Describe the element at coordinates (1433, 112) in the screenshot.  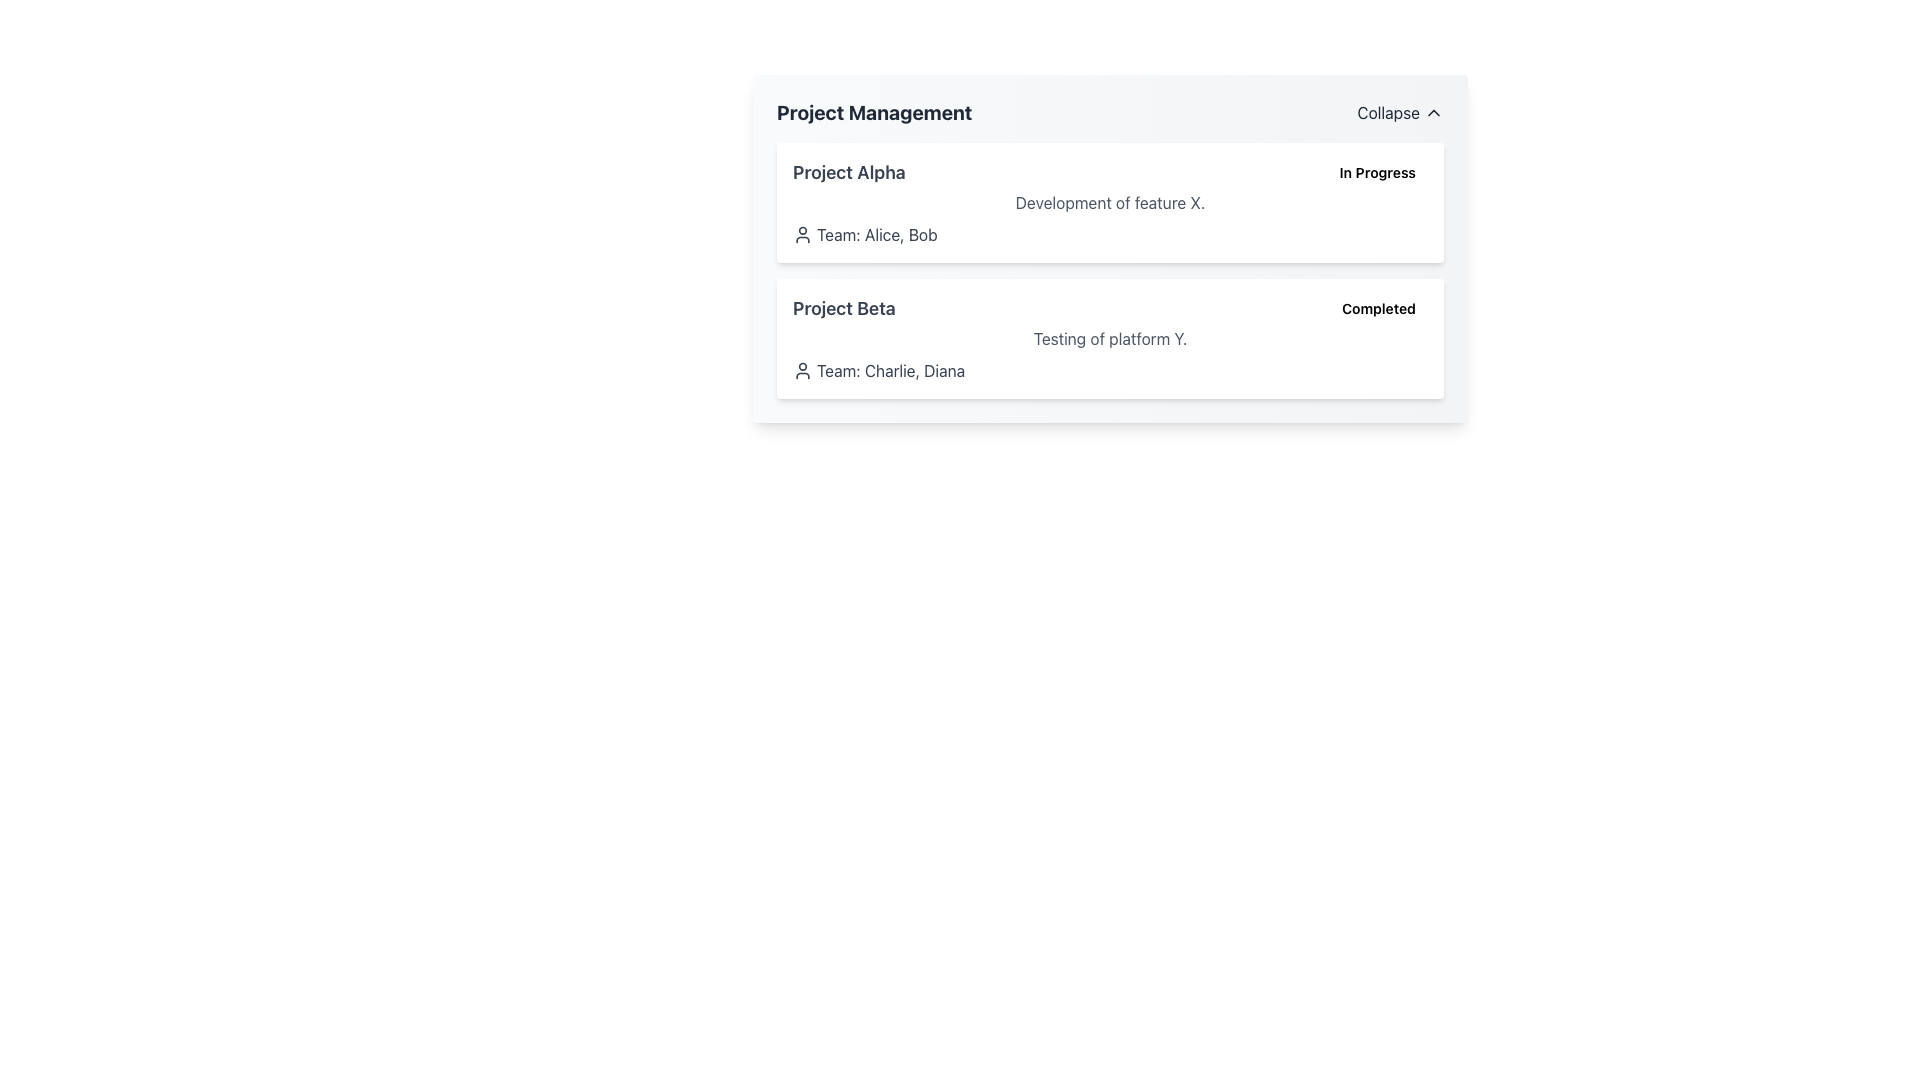
I see `the Chevron icon located to the right of the 'Collapse' text in the top-right corner of the 'Project Management' card` at that location.